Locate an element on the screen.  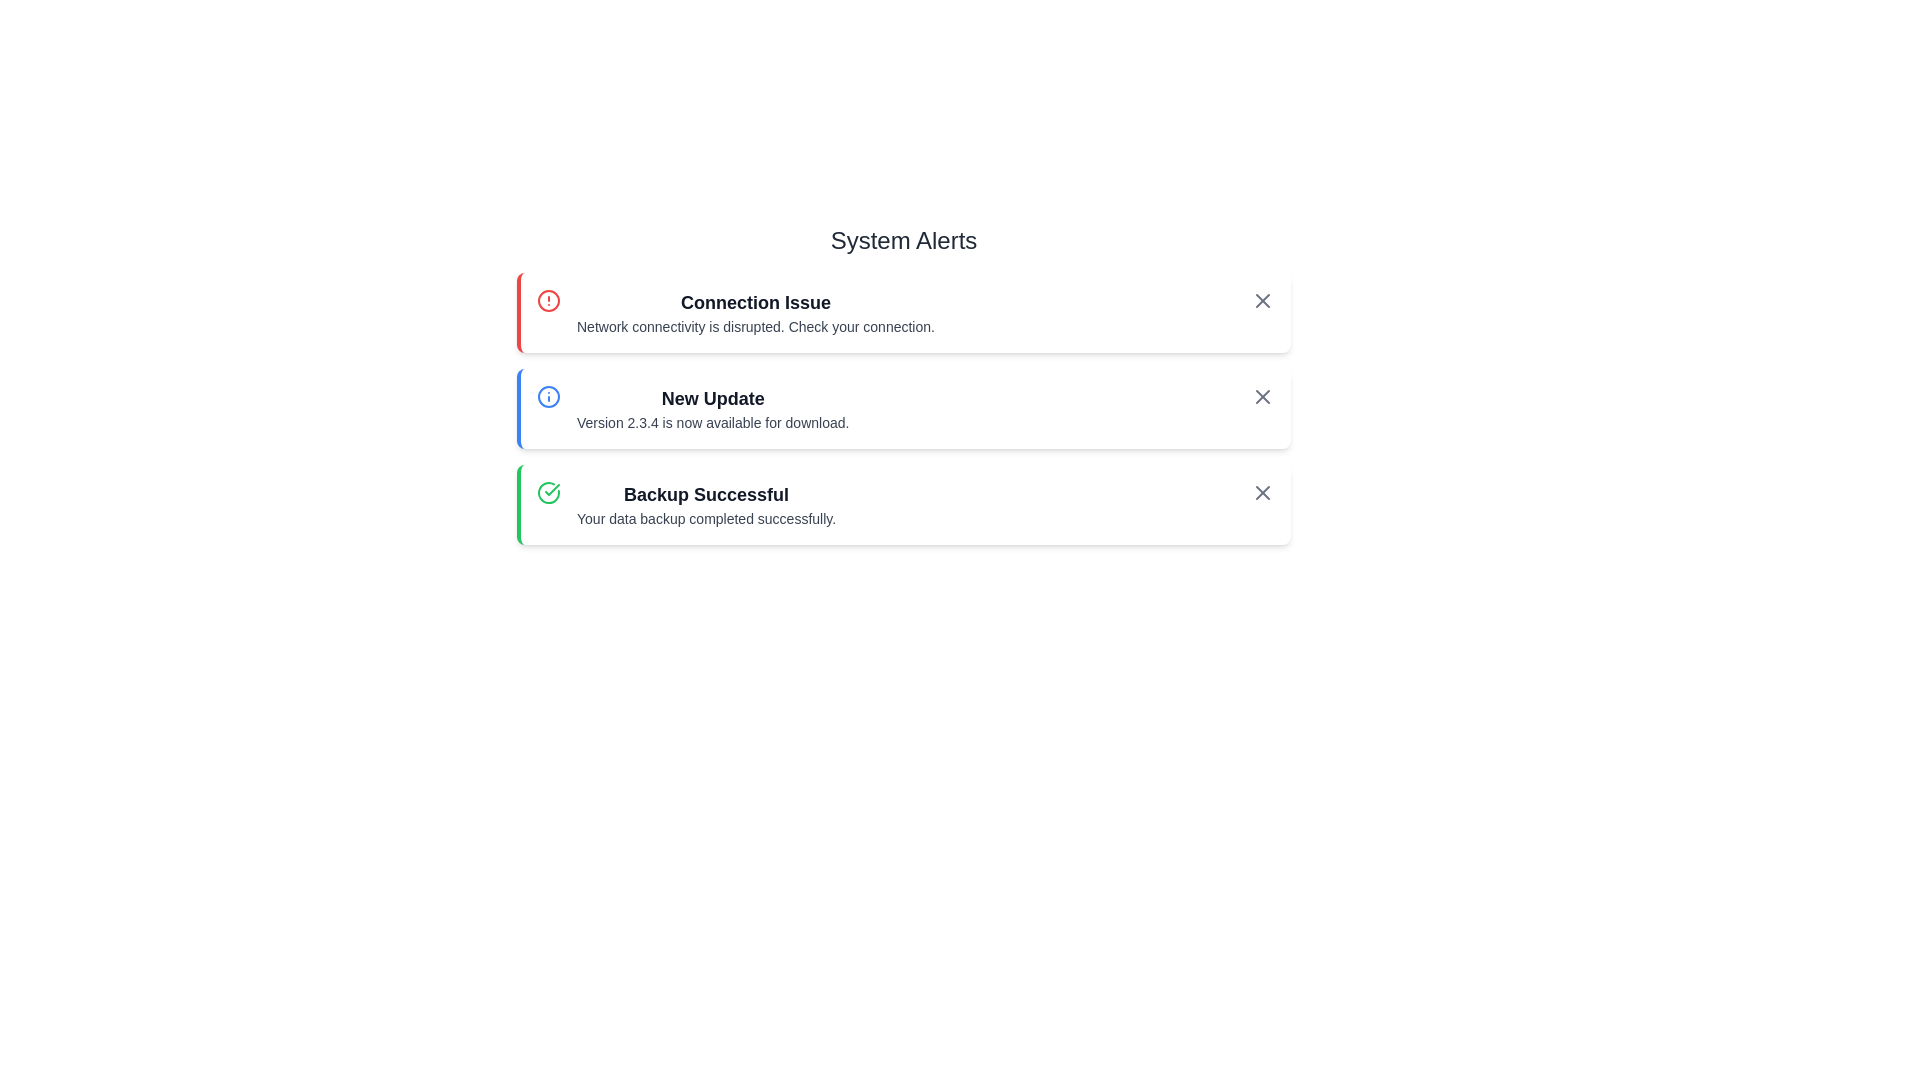
the Text Label that conveys additional details about the network connectivity issues located beneath the heading 'Connection Issue' in the topmost notification section is located at coordinates (754, 326).